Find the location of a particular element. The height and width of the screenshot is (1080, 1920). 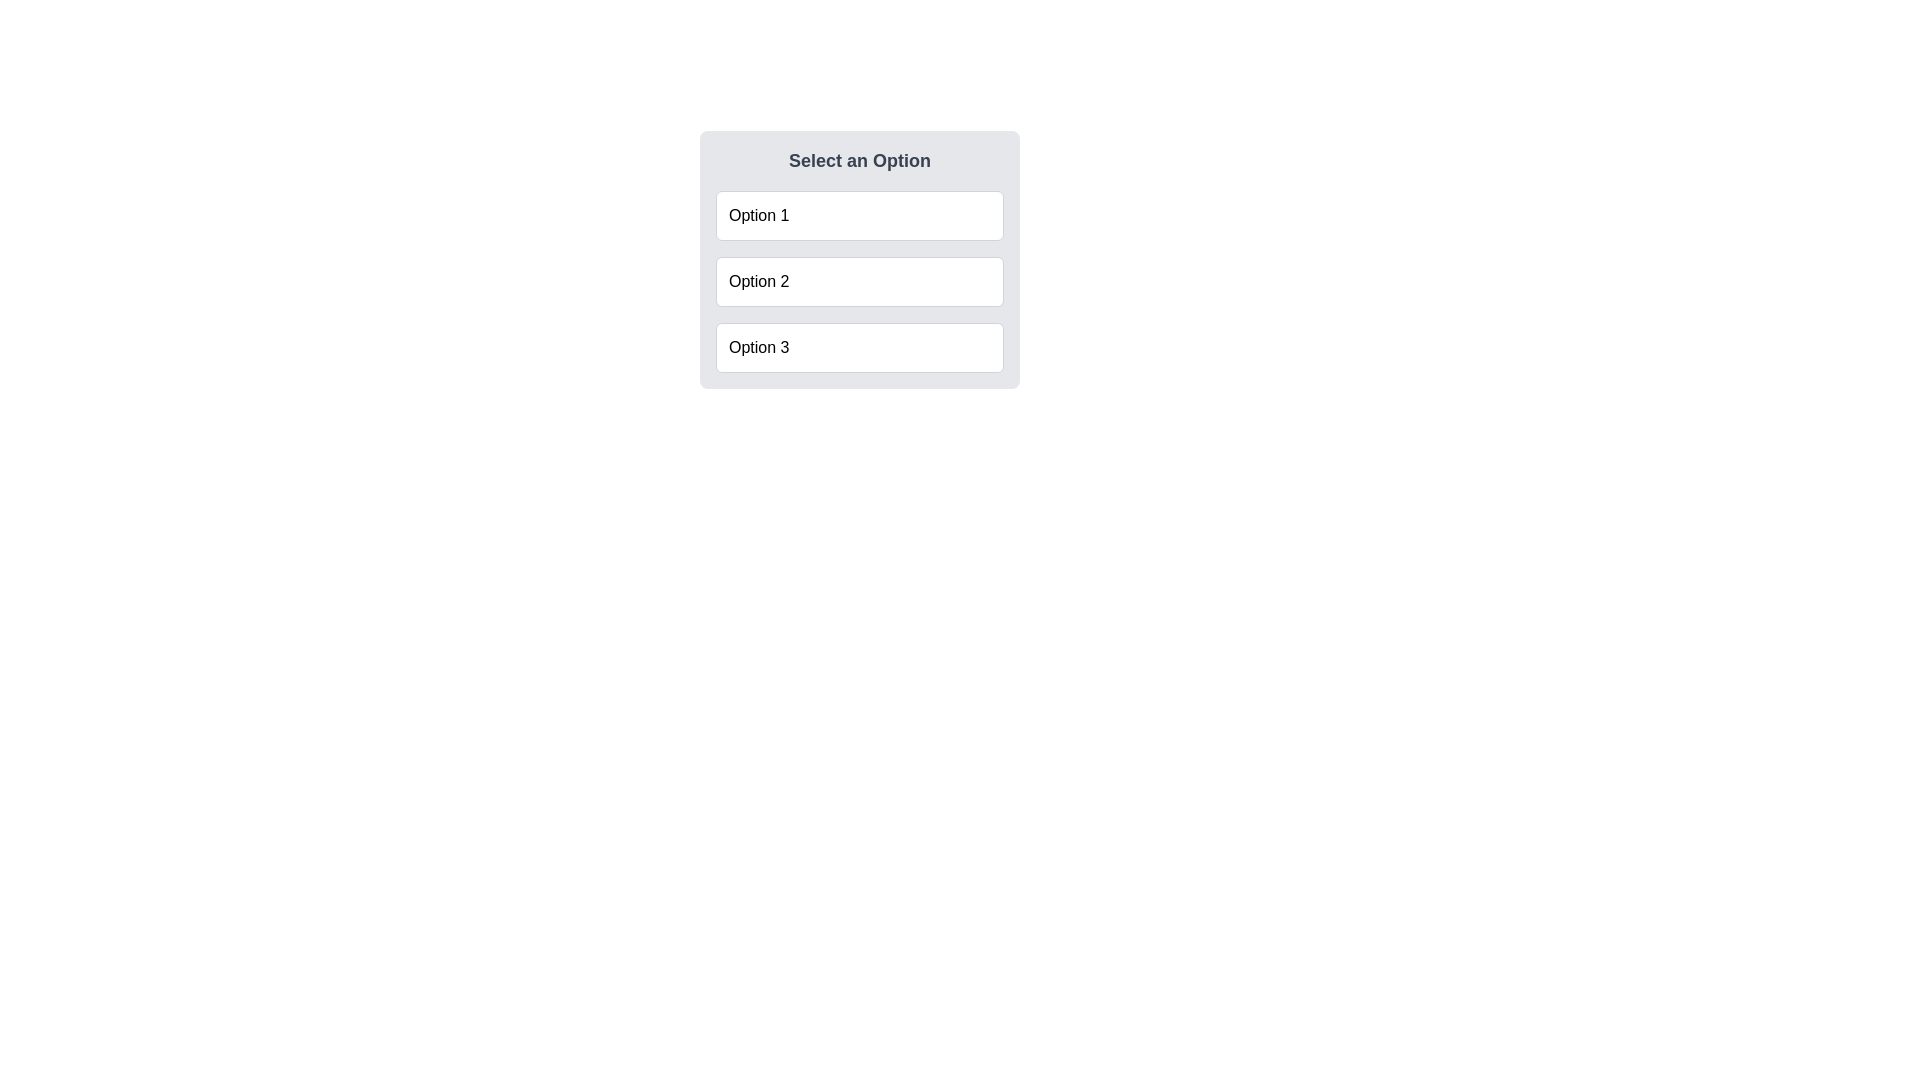

the text label 'Option 2' located in the second option card with a light gray border and background, which is part of a vertically stacked series of three option cards is located at coordinates (758, 281).